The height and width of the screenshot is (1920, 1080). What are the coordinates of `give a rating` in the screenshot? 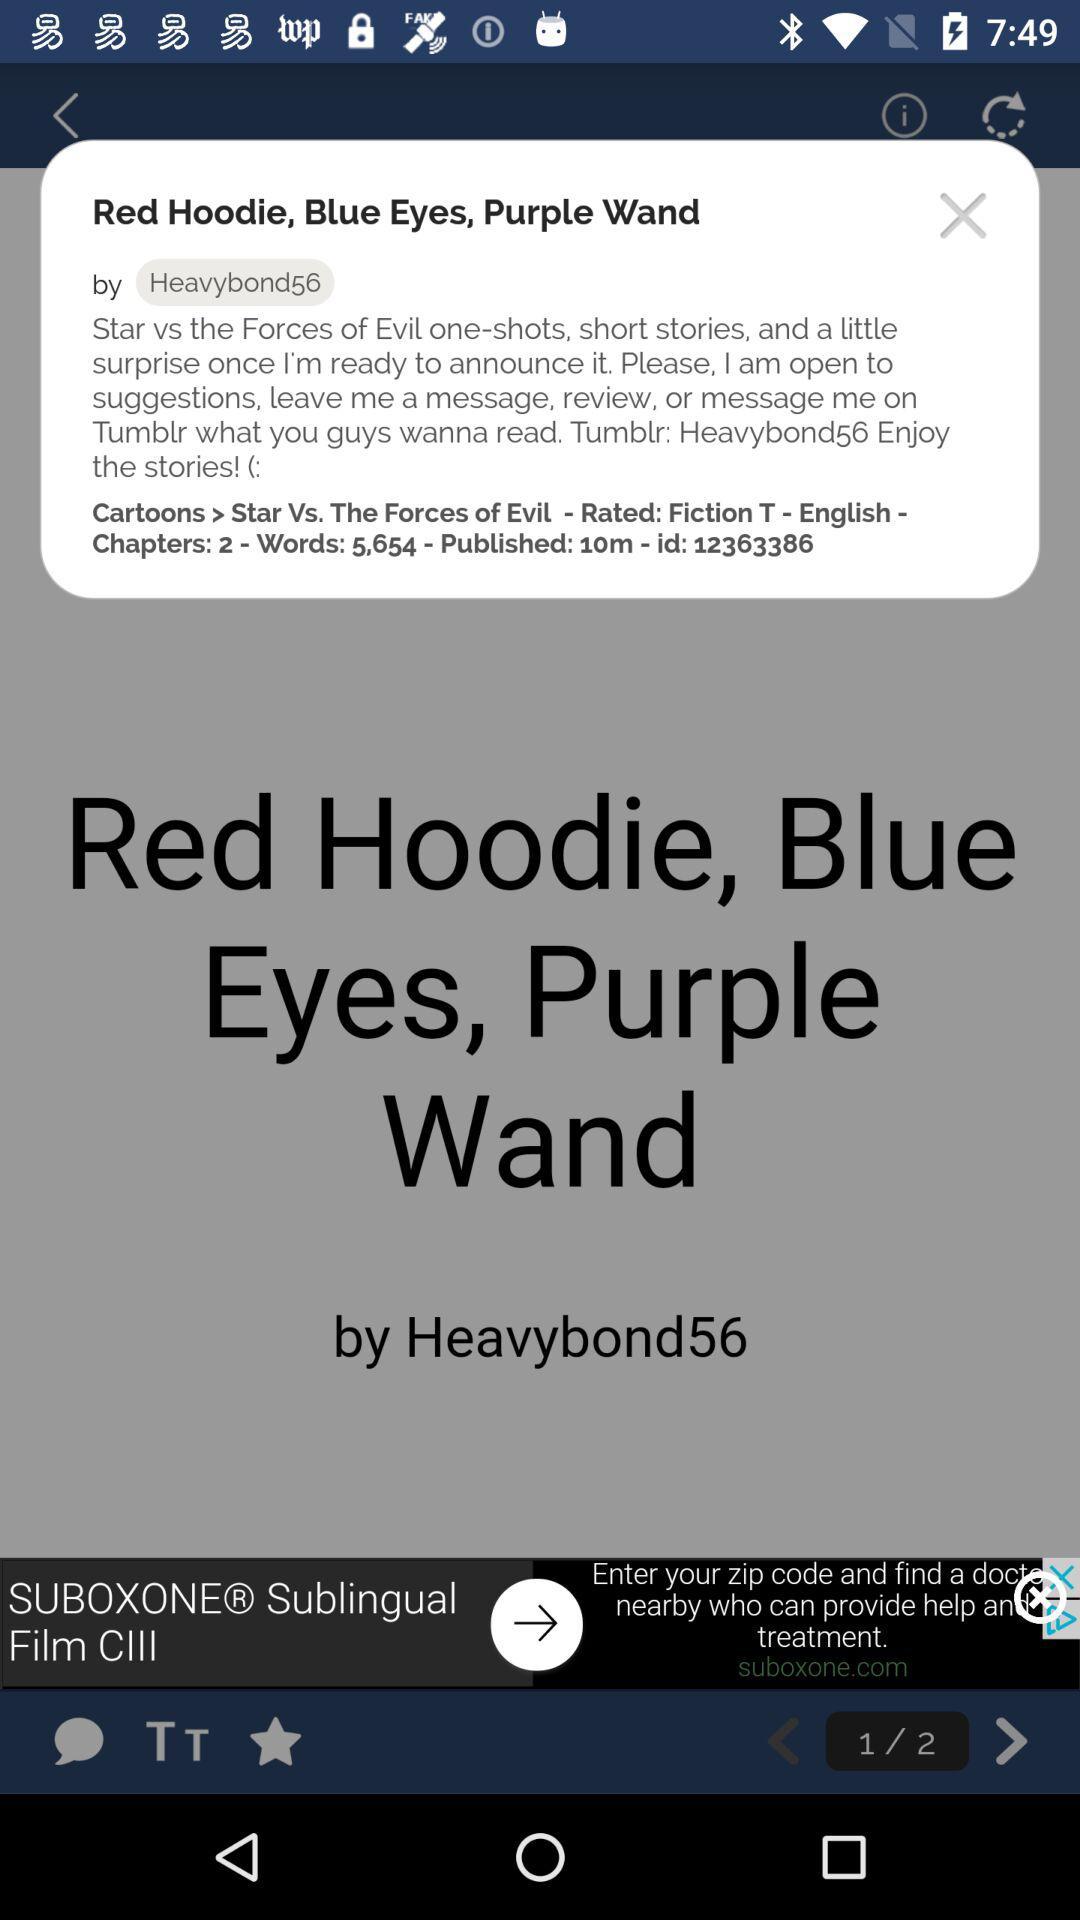 It's located at (295, 1740).